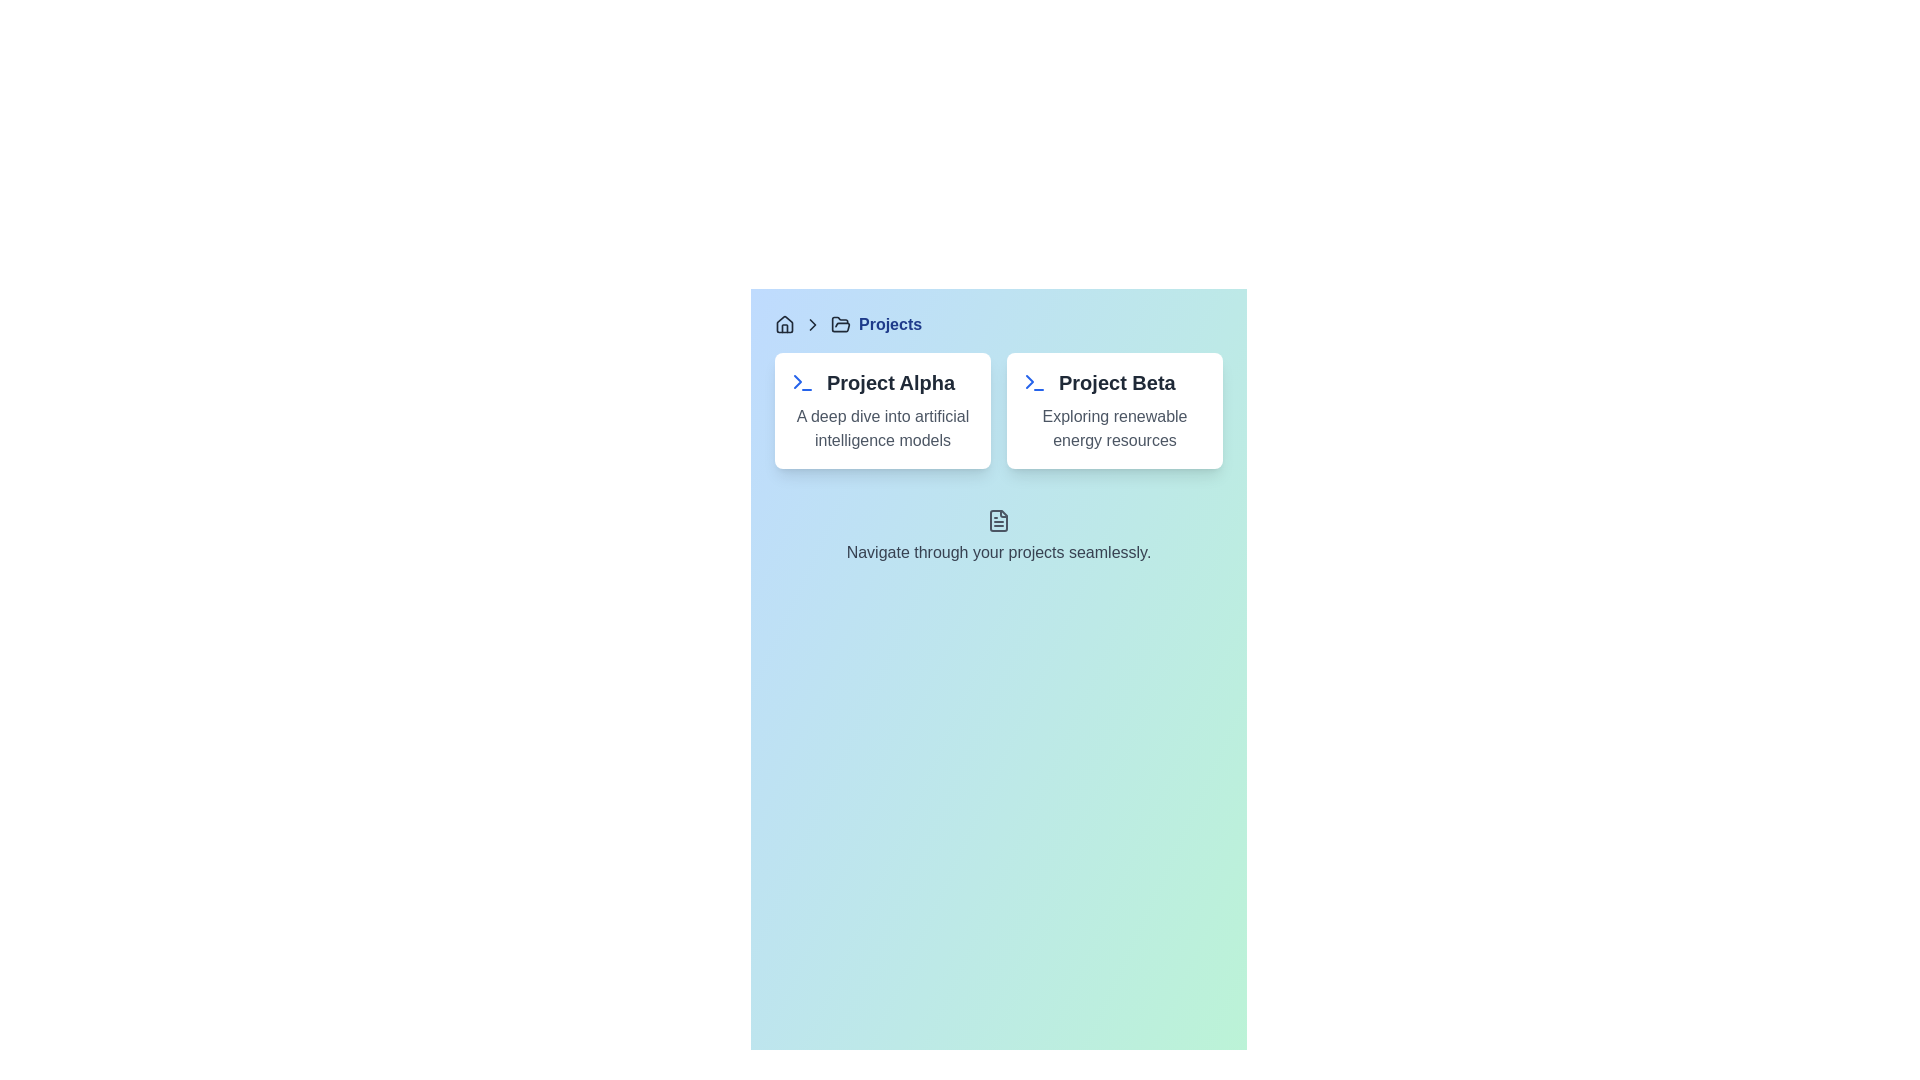 This screenshot has height=1080, width=1920. What do you see at coordinates (1035, 382) in the screenshot?
I see `the terminal icon representing command-line functionality for the 'Project Beta' project, which is located on the left side of the second project card in a horizontal list` at bounding box center [1035, 382].